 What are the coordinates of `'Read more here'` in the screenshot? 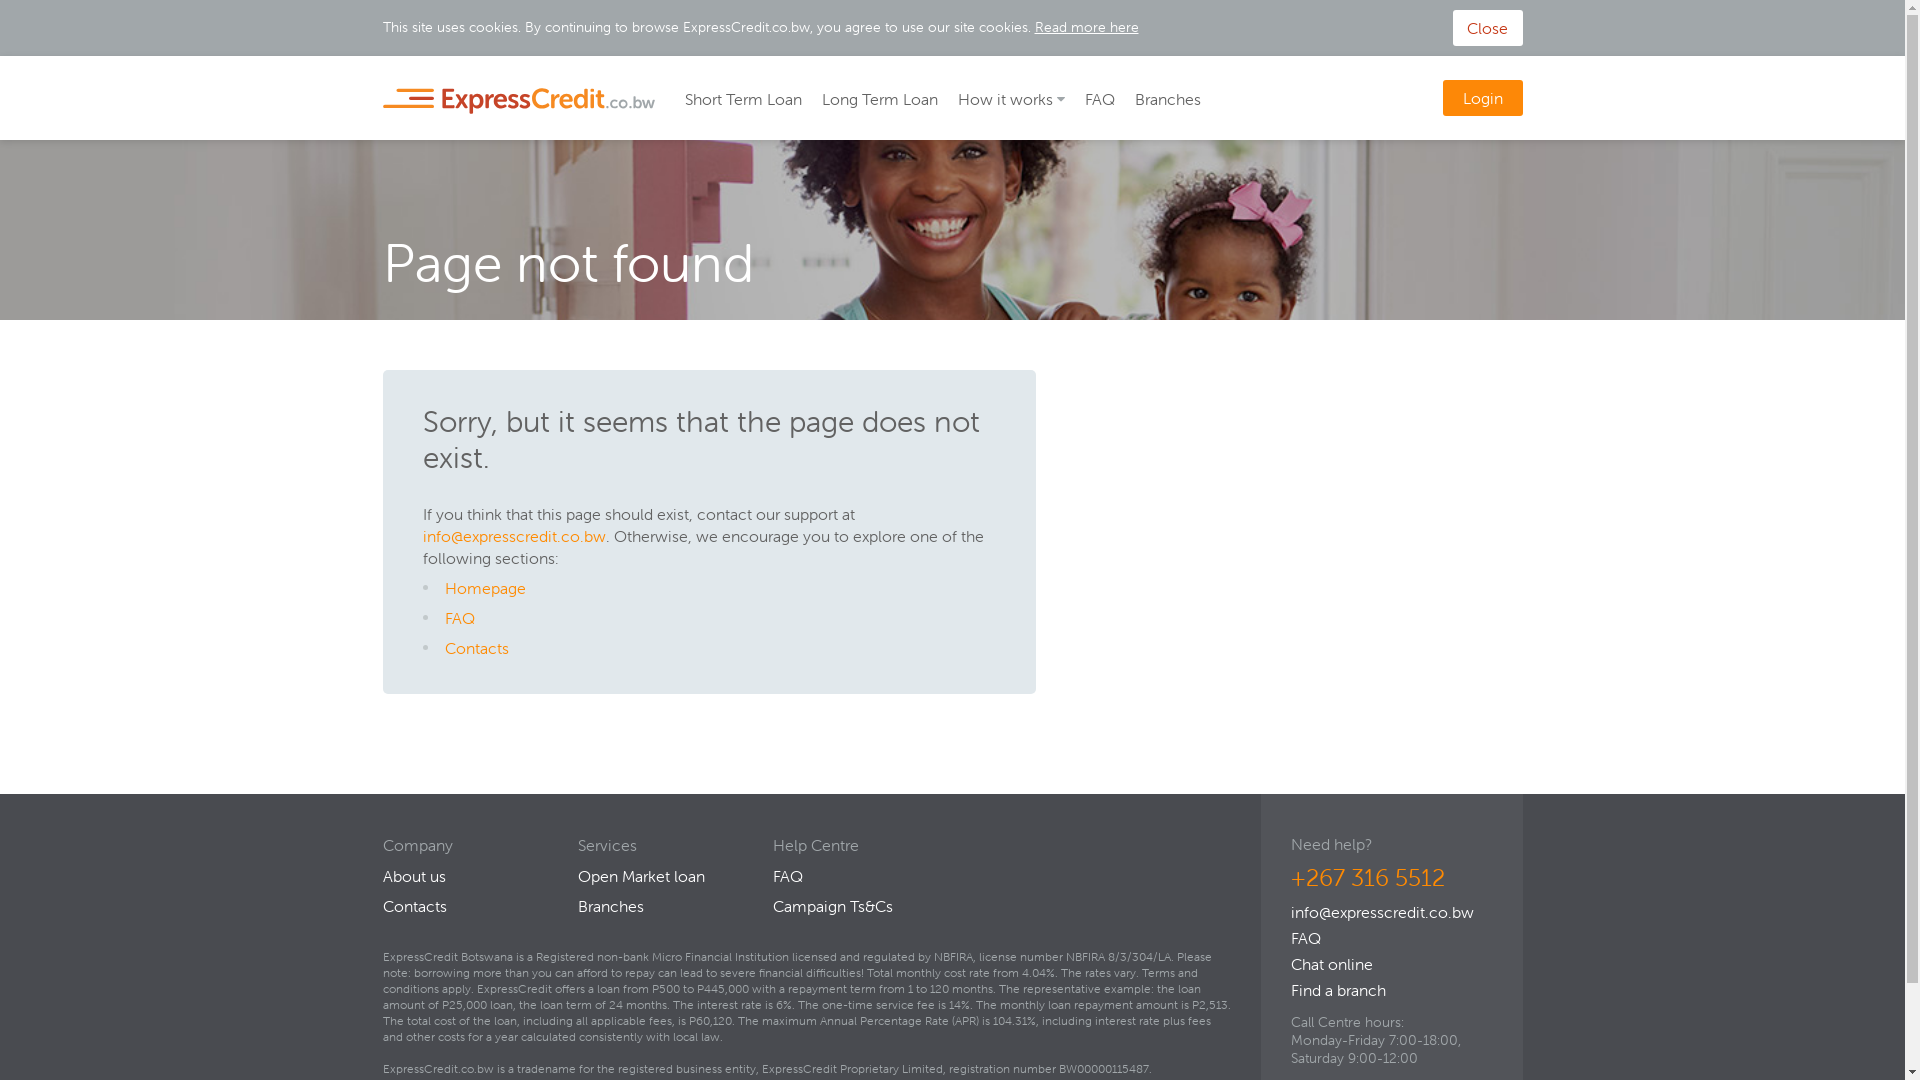 It's located at (1084, 27).